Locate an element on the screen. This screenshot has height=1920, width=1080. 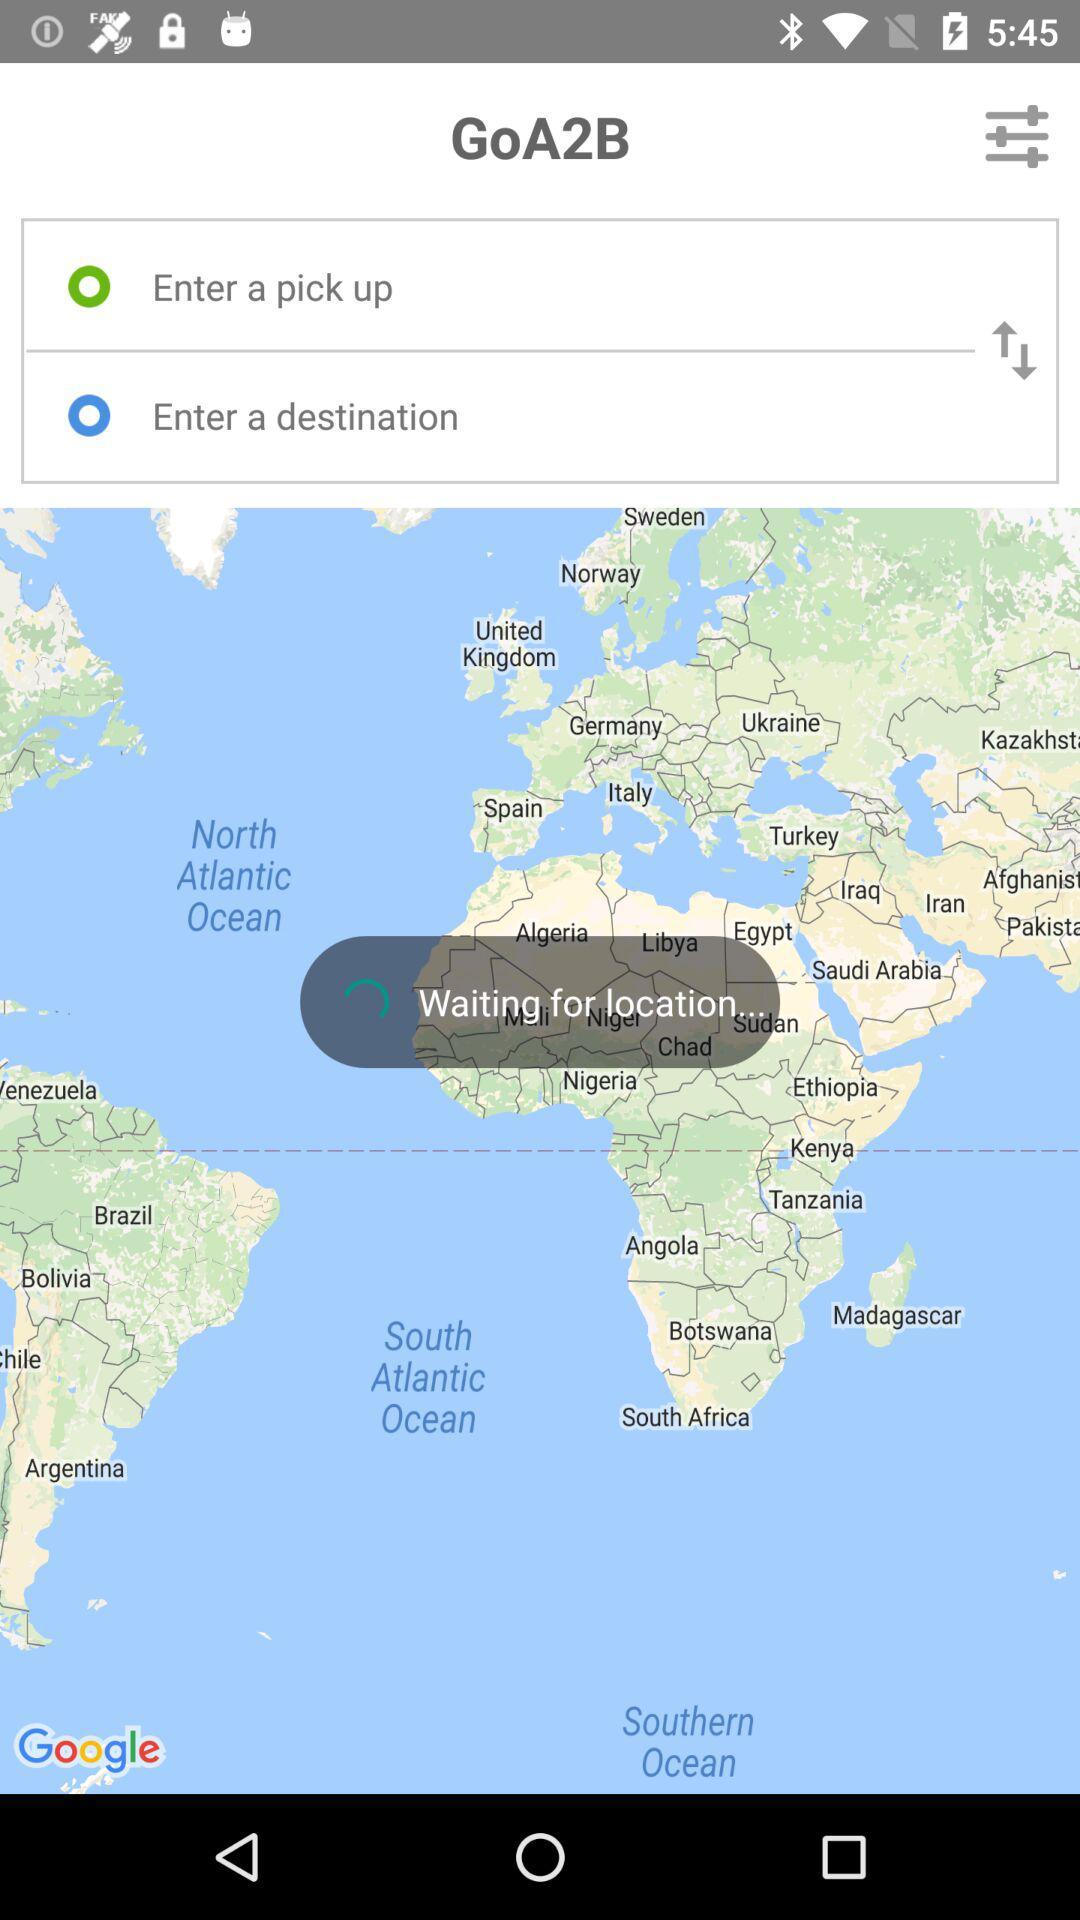
the item below goa2b icon is located at coordinates (545, 285).